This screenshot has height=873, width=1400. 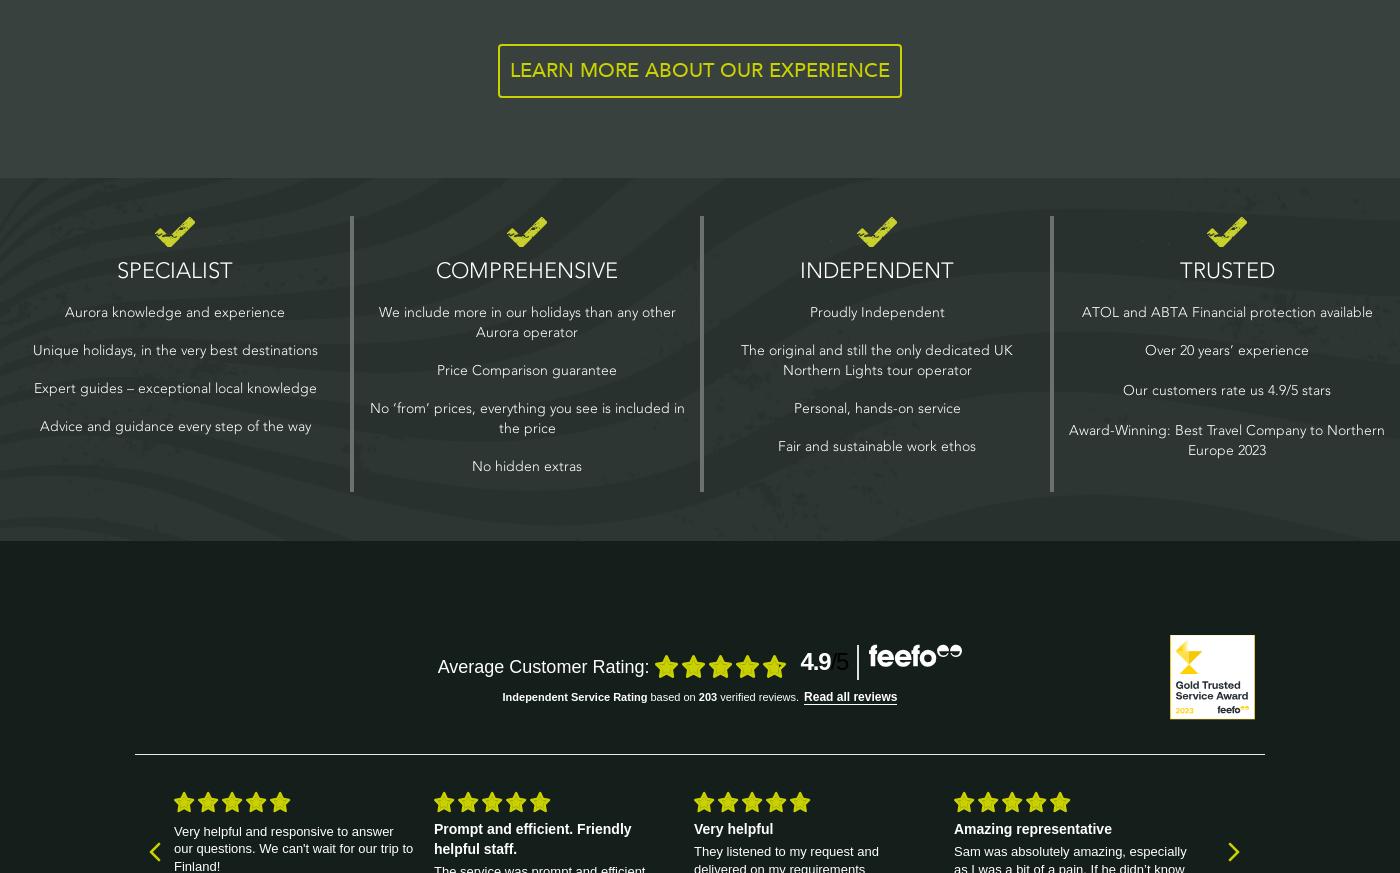 What do you see at coordinates (510, 68) in the screenshot?
I see `'Learn more about our experience'` at bounding box center [510, 68].